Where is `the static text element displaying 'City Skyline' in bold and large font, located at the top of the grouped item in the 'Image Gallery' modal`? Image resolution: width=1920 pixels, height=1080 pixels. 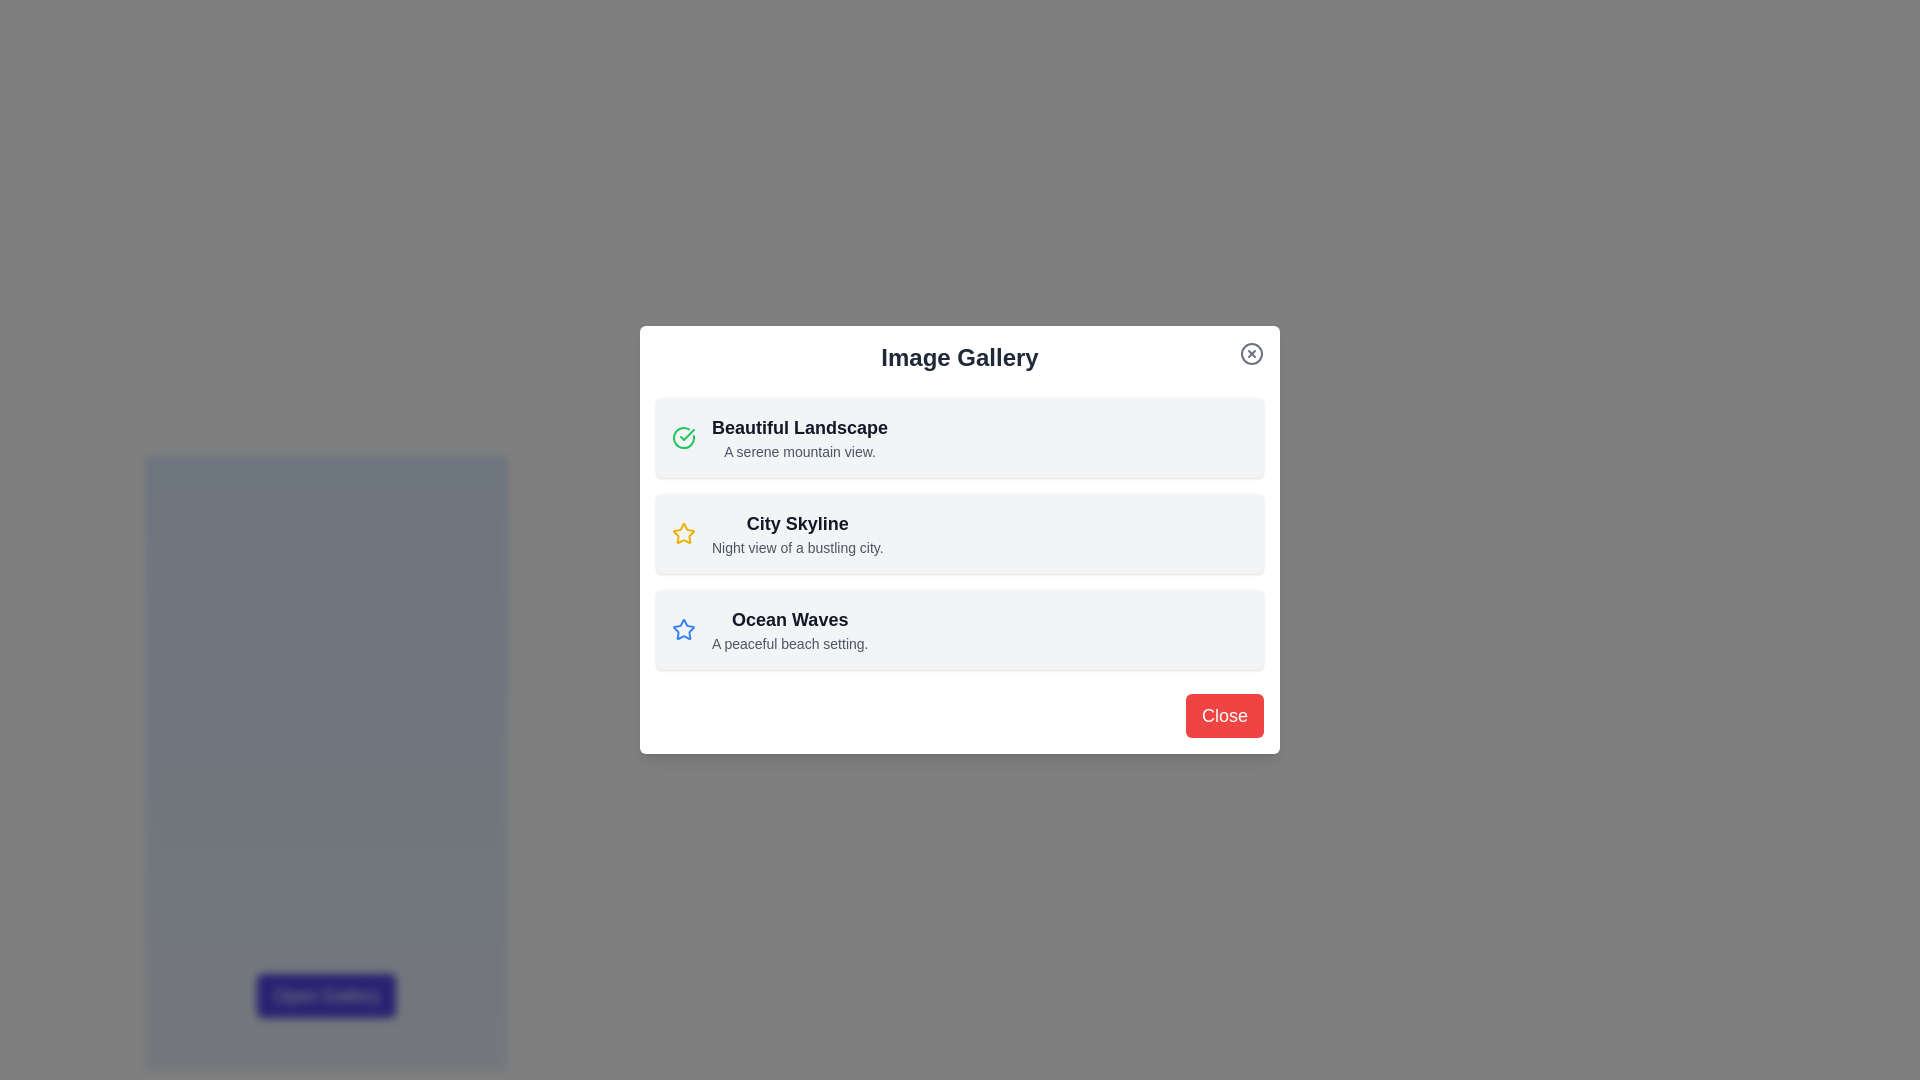 the static text element displaying 'City Skyline' in bold and large font, located at the top of the grouped item in the 'Image Gallery' modal is located at coordinates (796, 523).